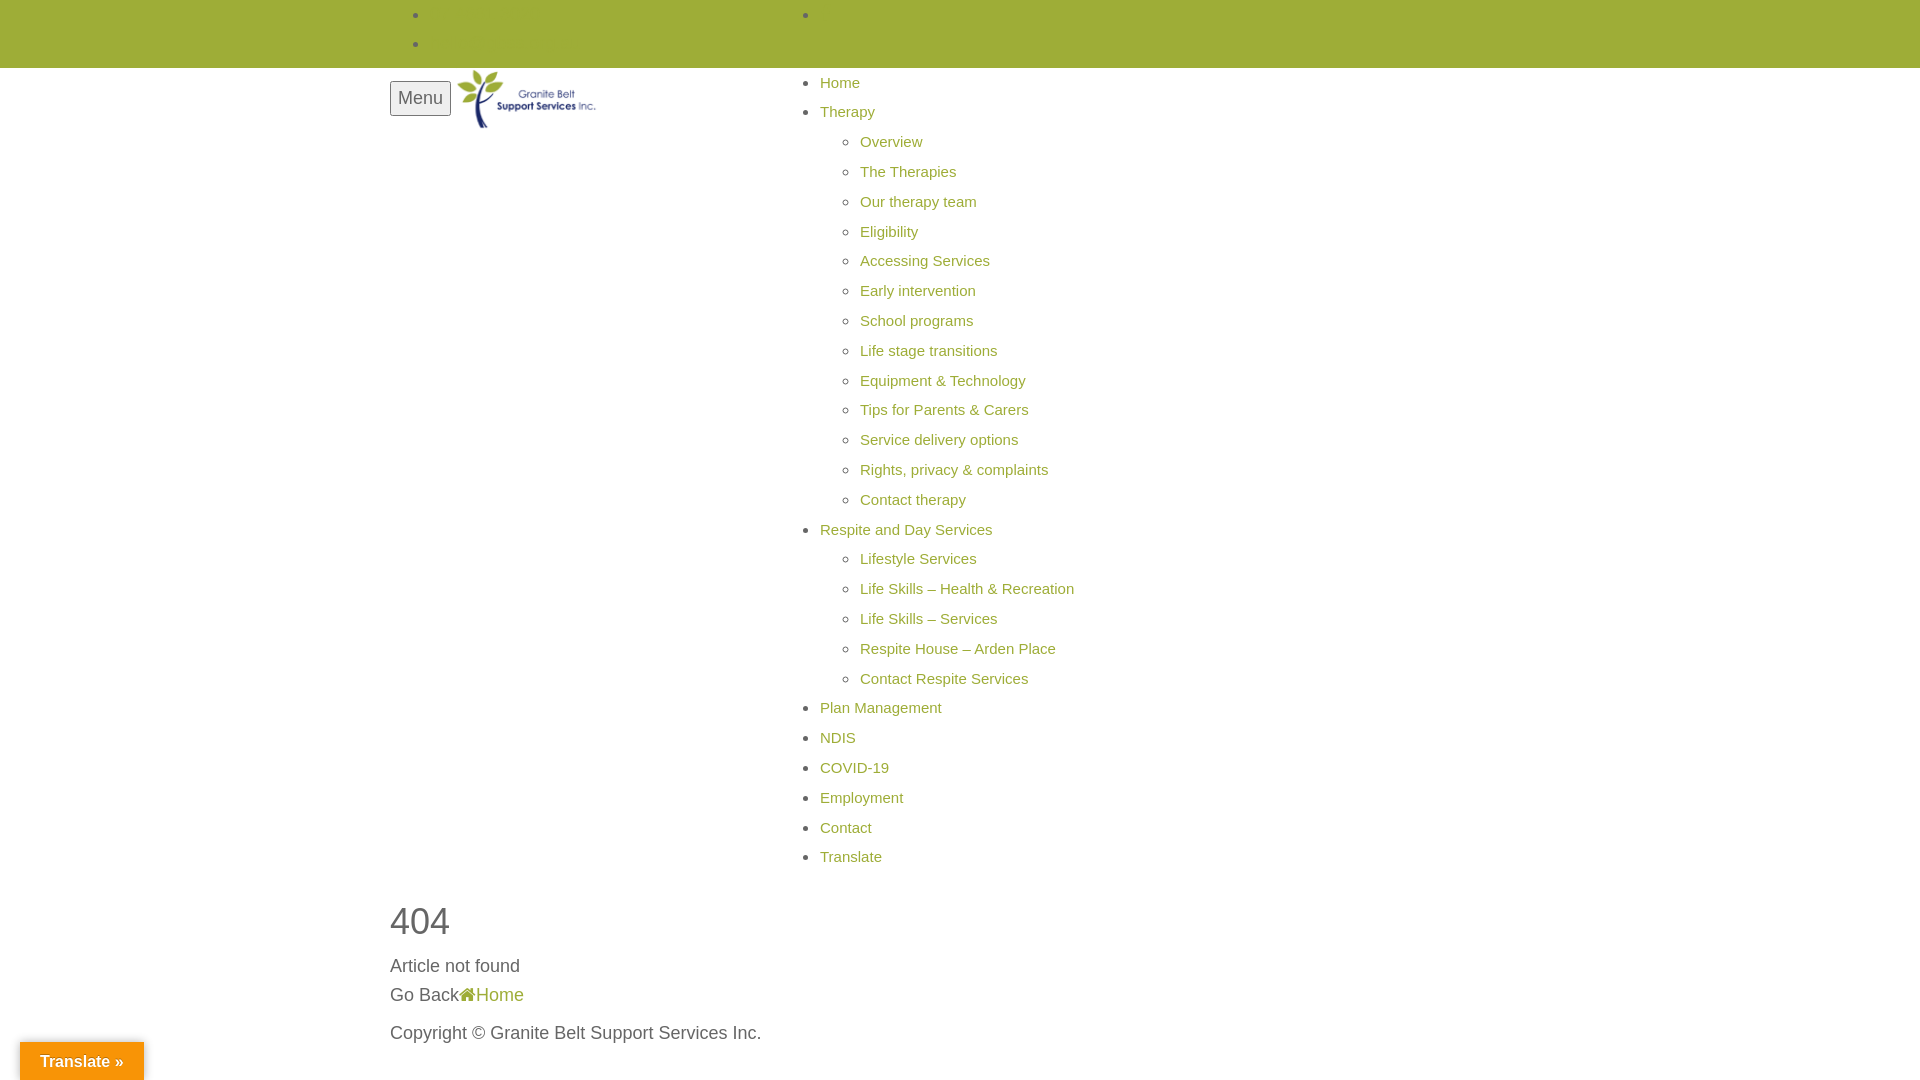 Image resolution: width=1920 pixels, height=1080 pixels. Describe the element at coordinates (847, 111) in the screenshot. I see `'Therapy'` at that location.